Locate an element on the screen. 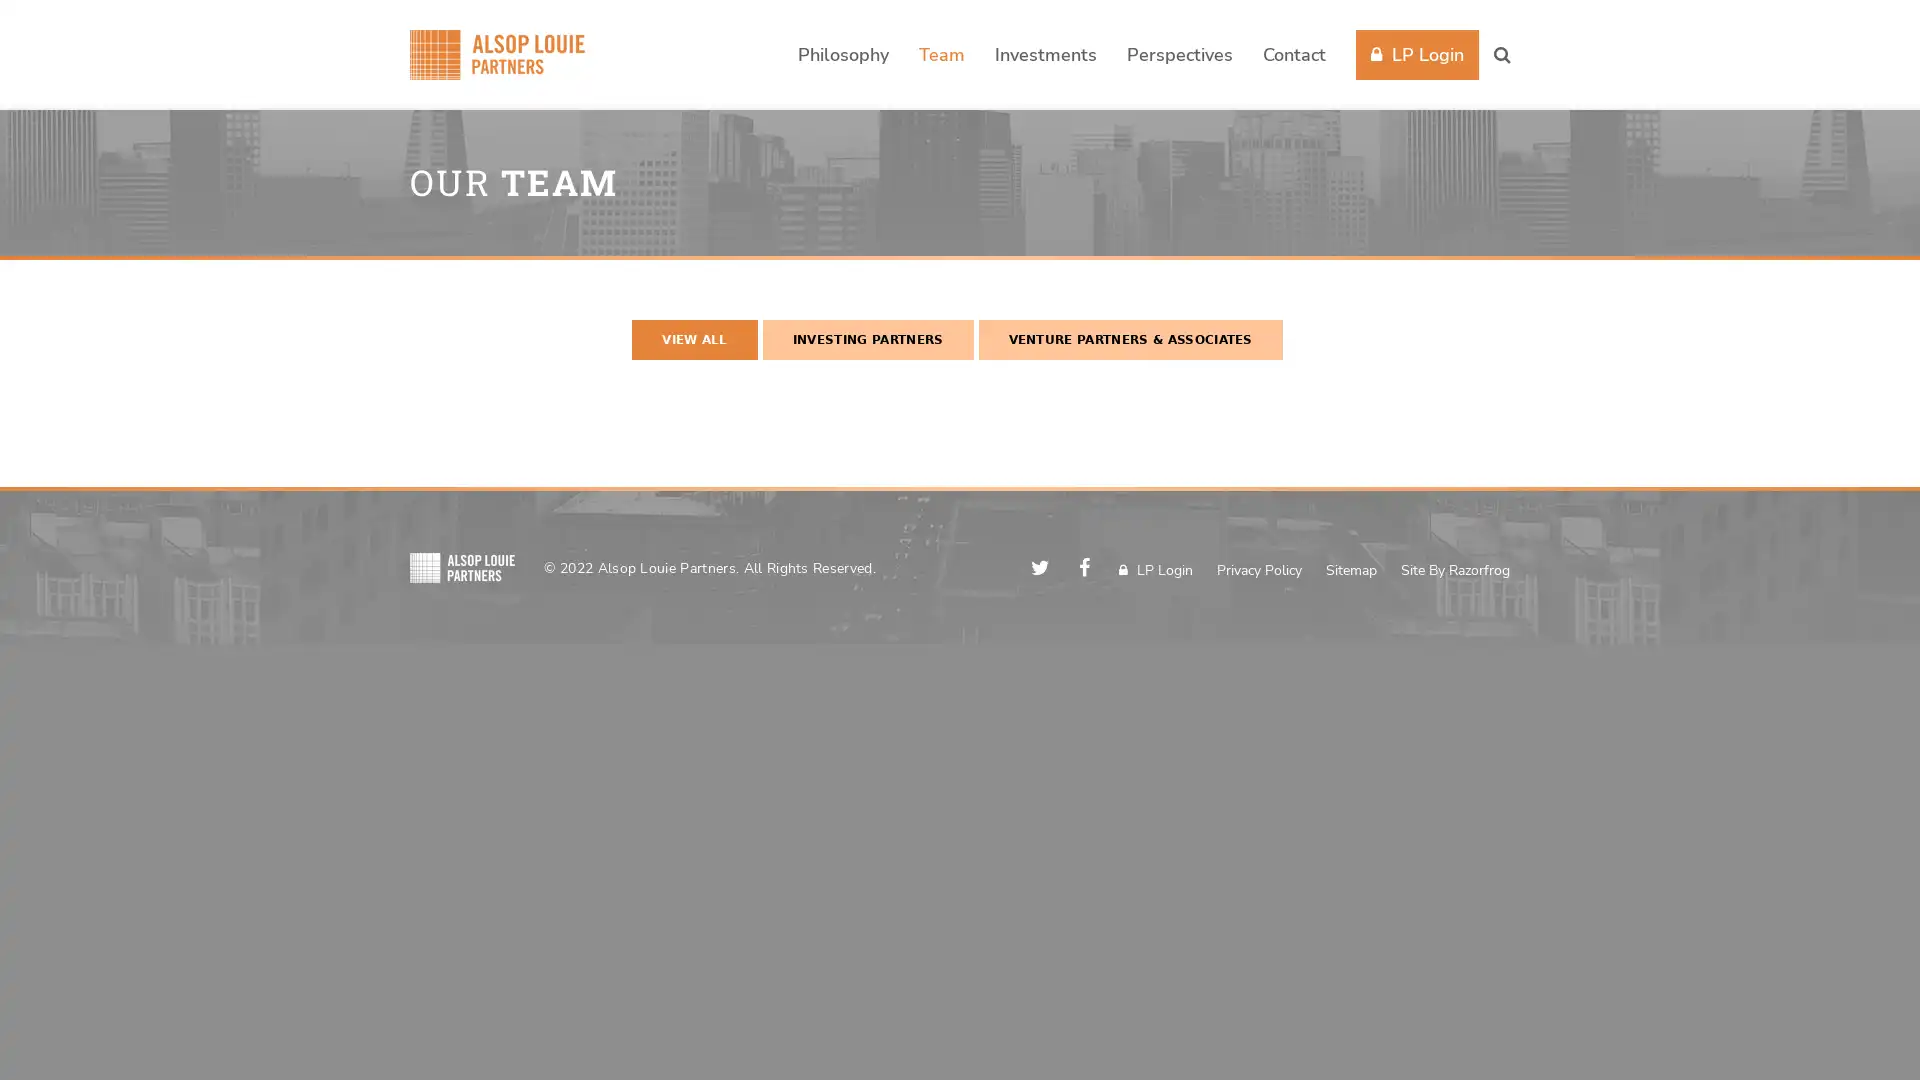  Search is located at coordinates (1502, 53).